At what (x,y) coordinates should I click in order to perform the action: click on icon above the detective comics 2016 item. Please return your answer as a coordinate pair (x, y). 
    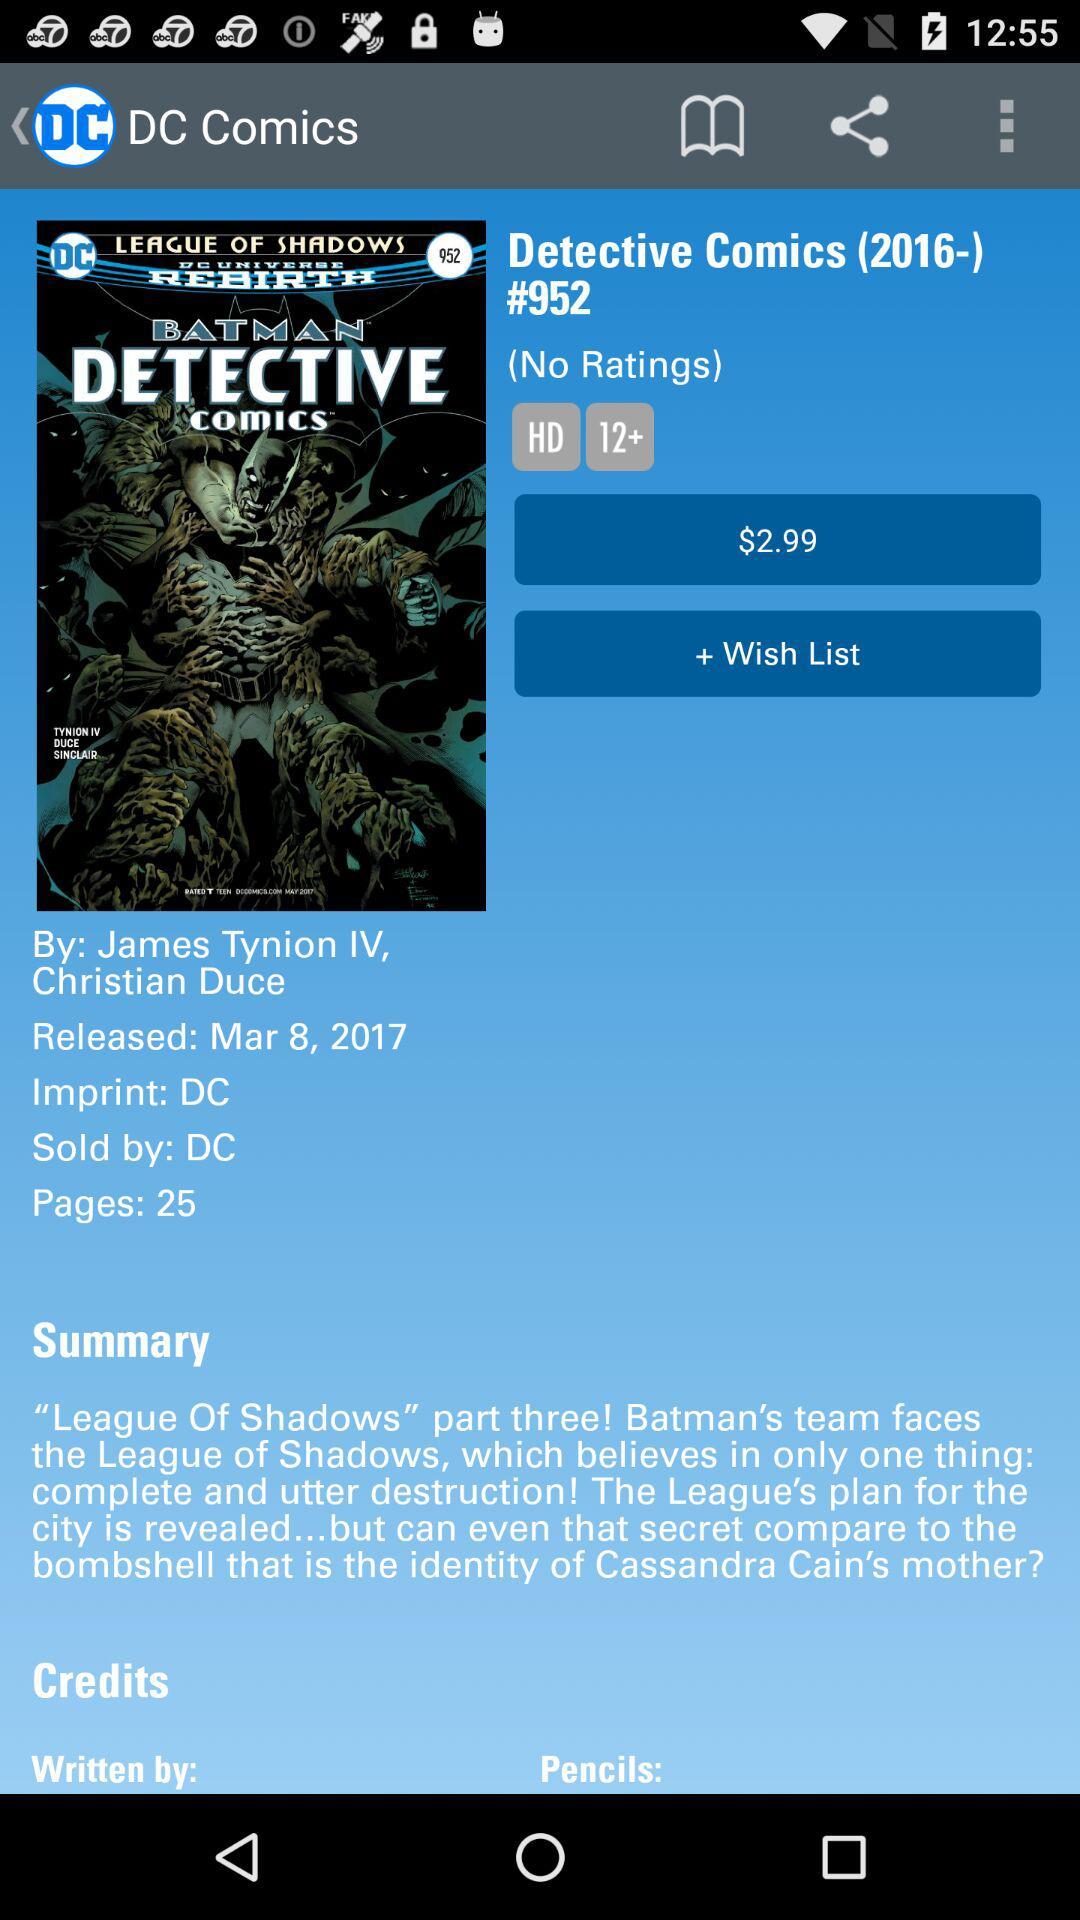
    Looking at the image, I should click on (1006, 124).